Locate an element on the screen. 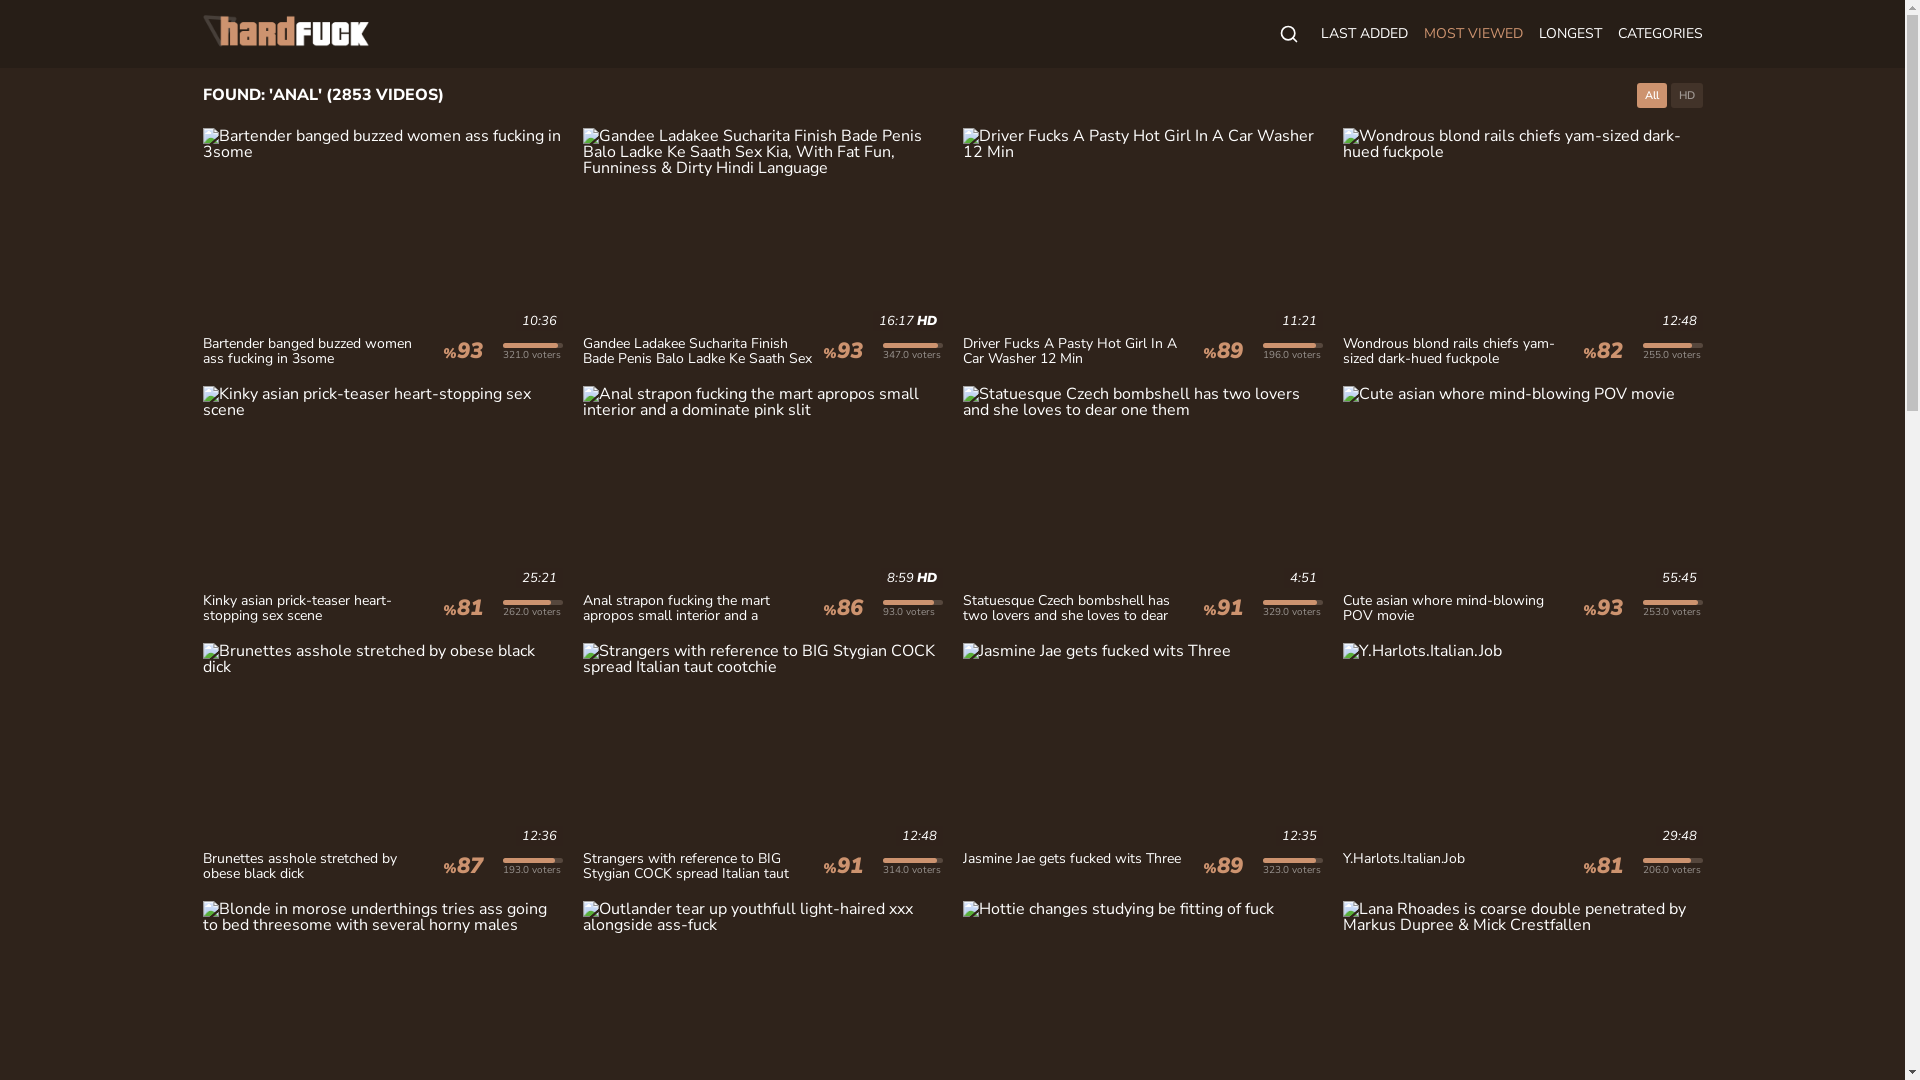  'HD' is located at coordinates (1684, 95).